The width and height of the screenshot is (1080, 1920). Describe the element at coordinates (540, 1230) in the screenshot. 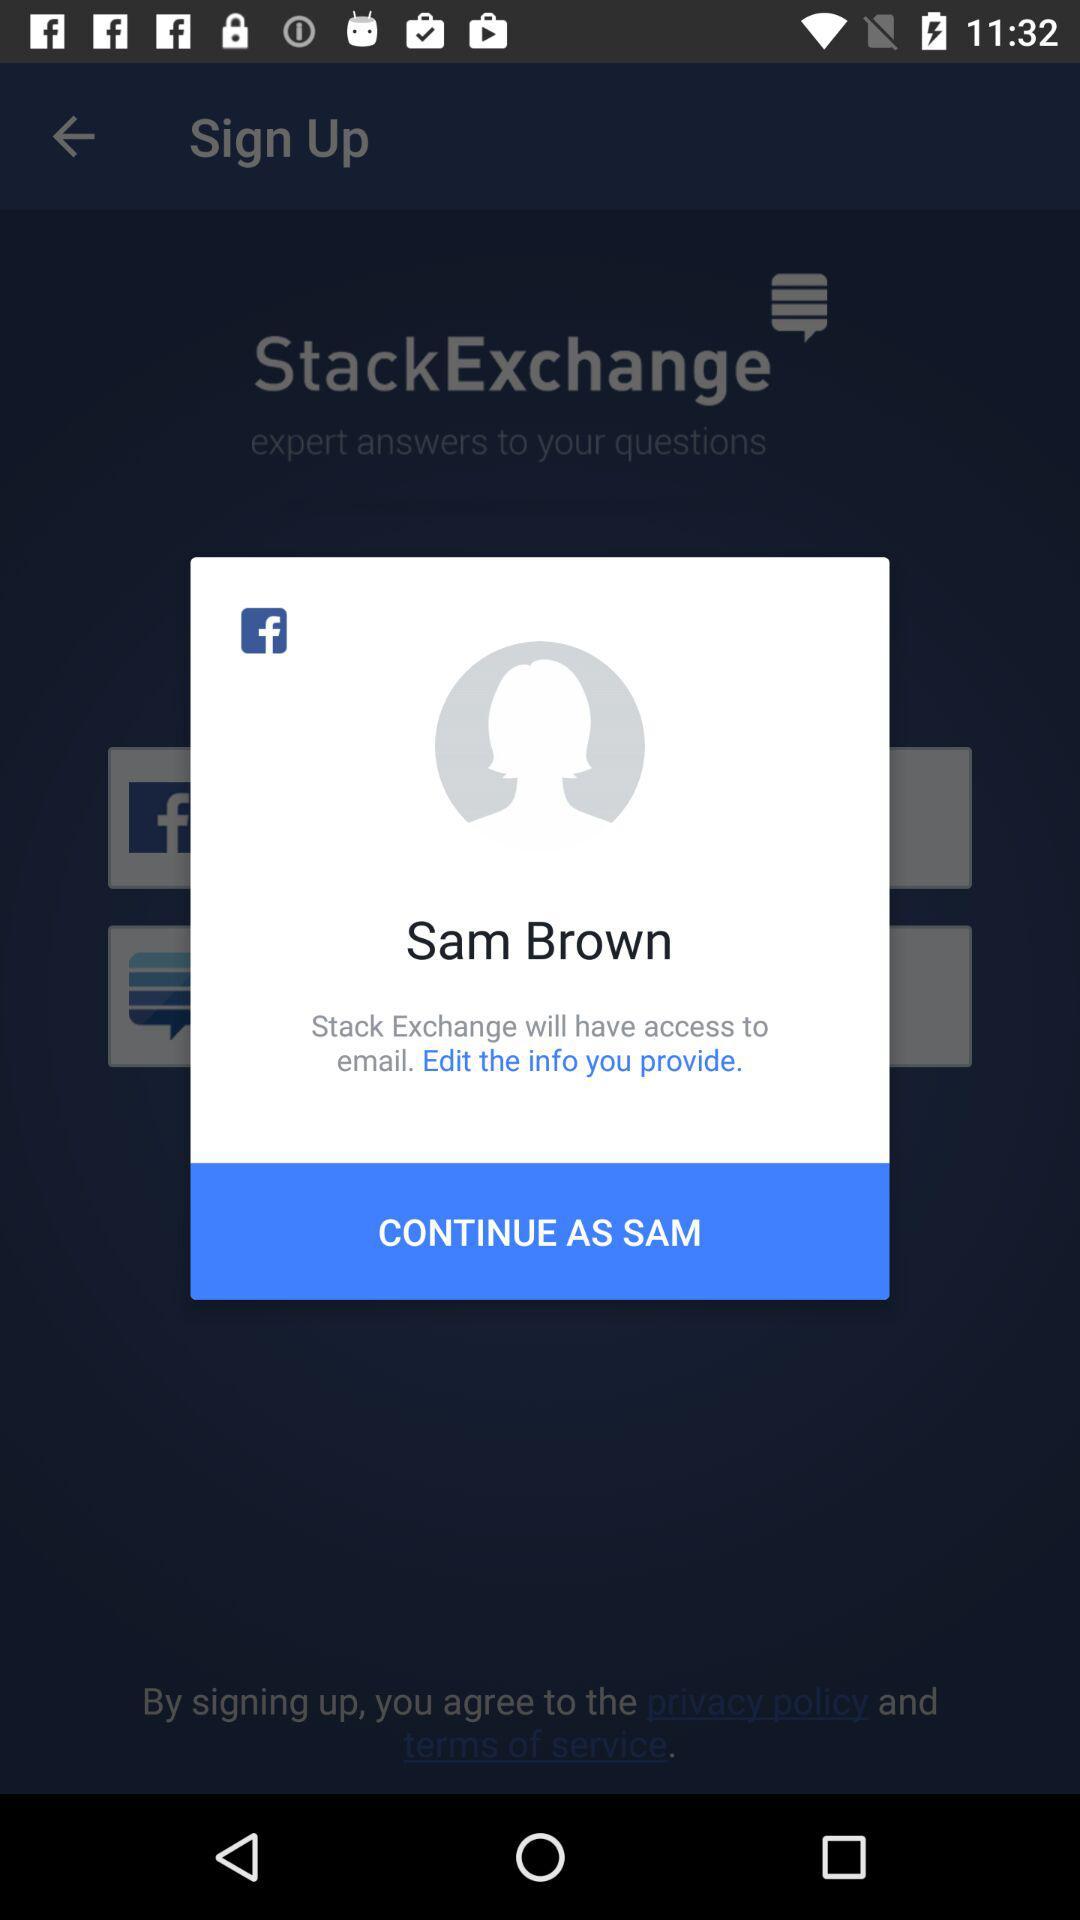

I see `the continue as sam icon` at that location.